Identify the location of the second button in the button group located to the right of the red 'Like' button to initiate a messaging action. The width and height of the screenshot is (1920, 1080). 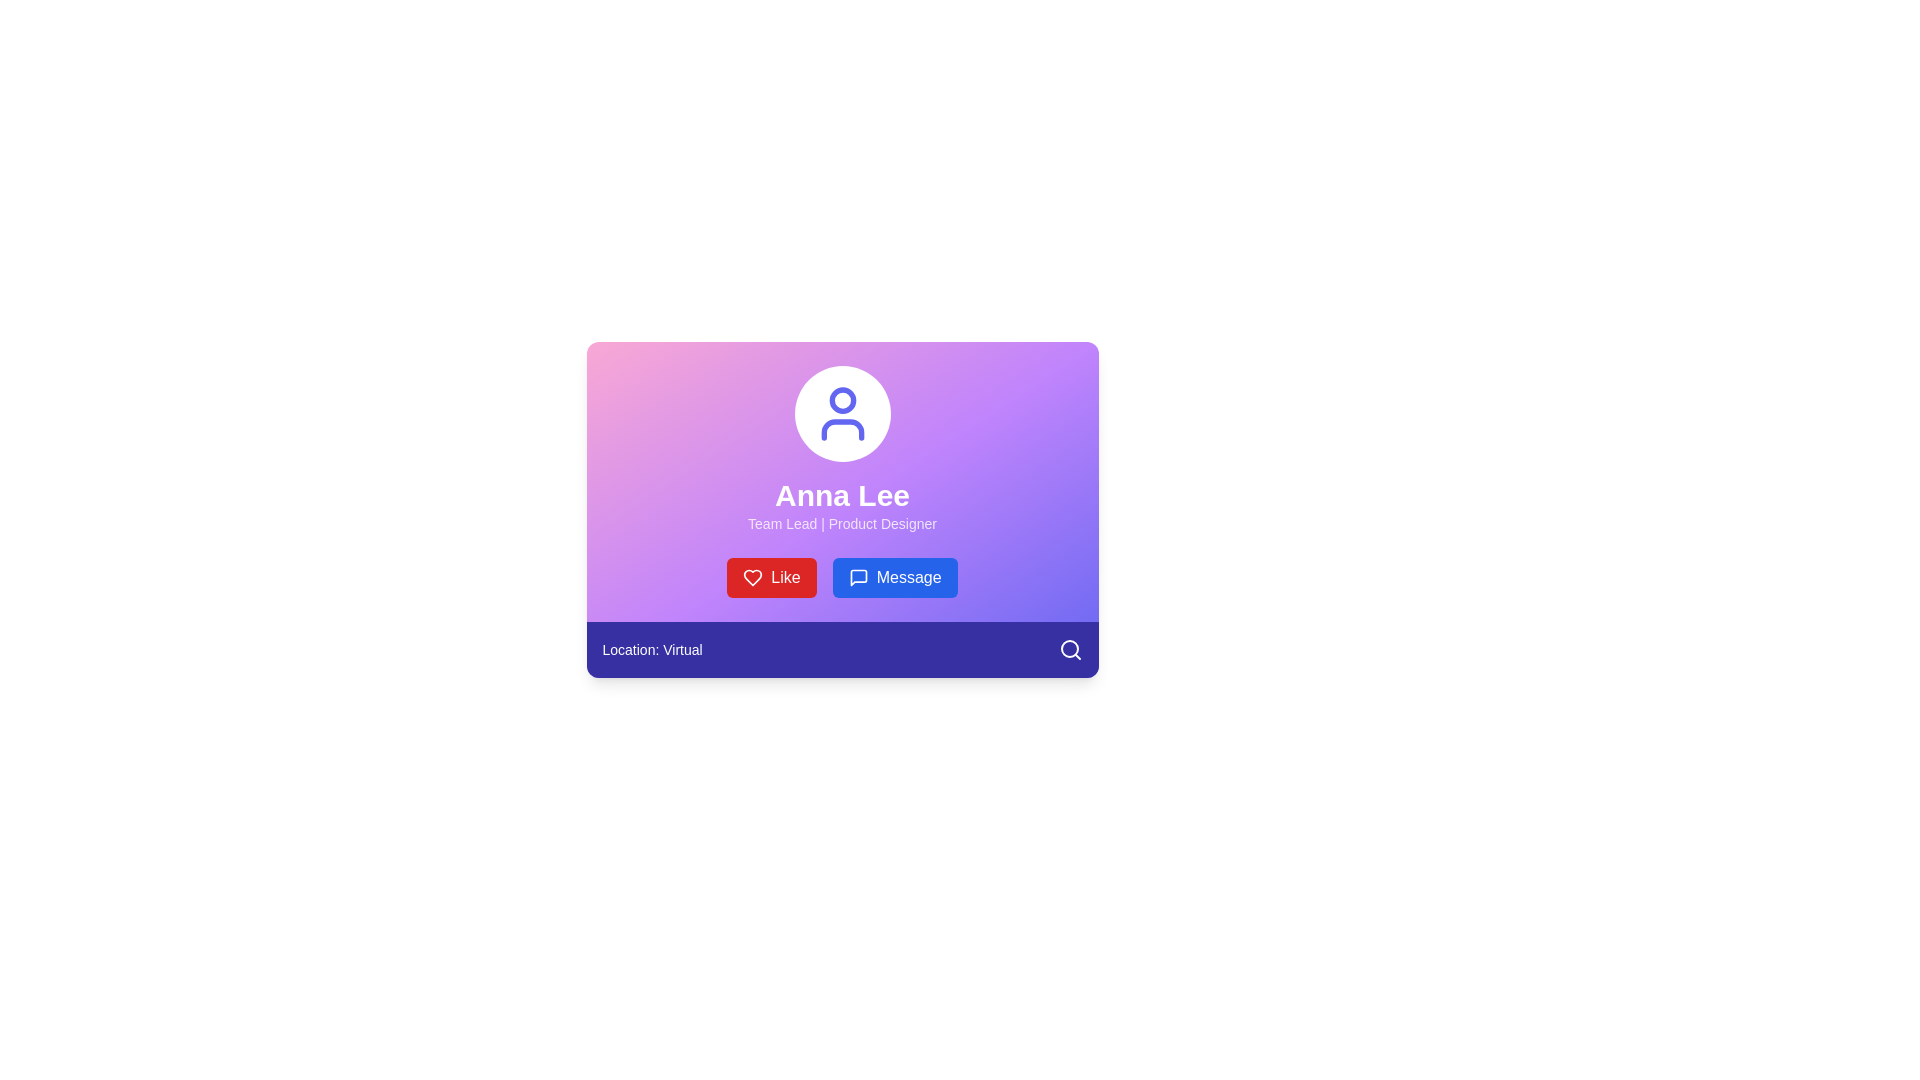
(894, 578).